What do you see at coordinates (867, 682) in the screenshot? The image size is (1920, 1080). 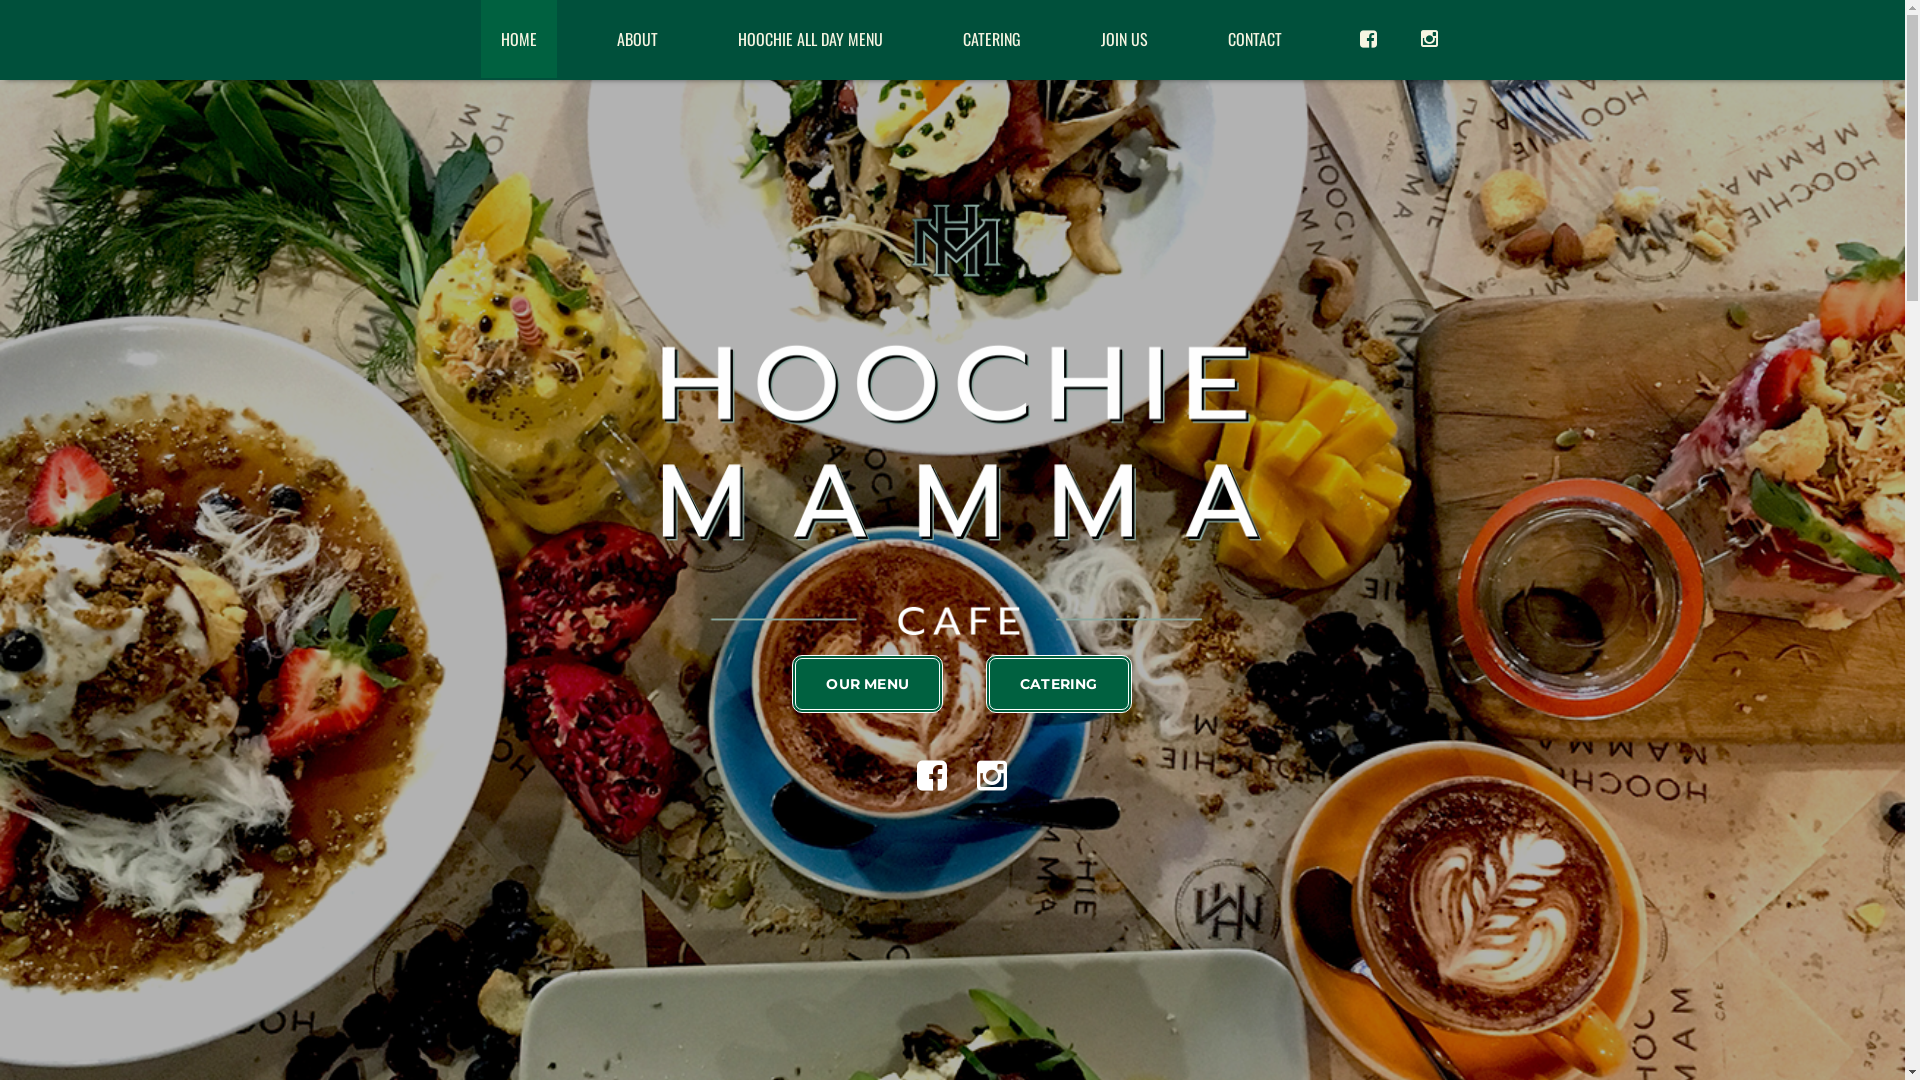 I see `'OUR MENU'` at bounding box center [867, 682].